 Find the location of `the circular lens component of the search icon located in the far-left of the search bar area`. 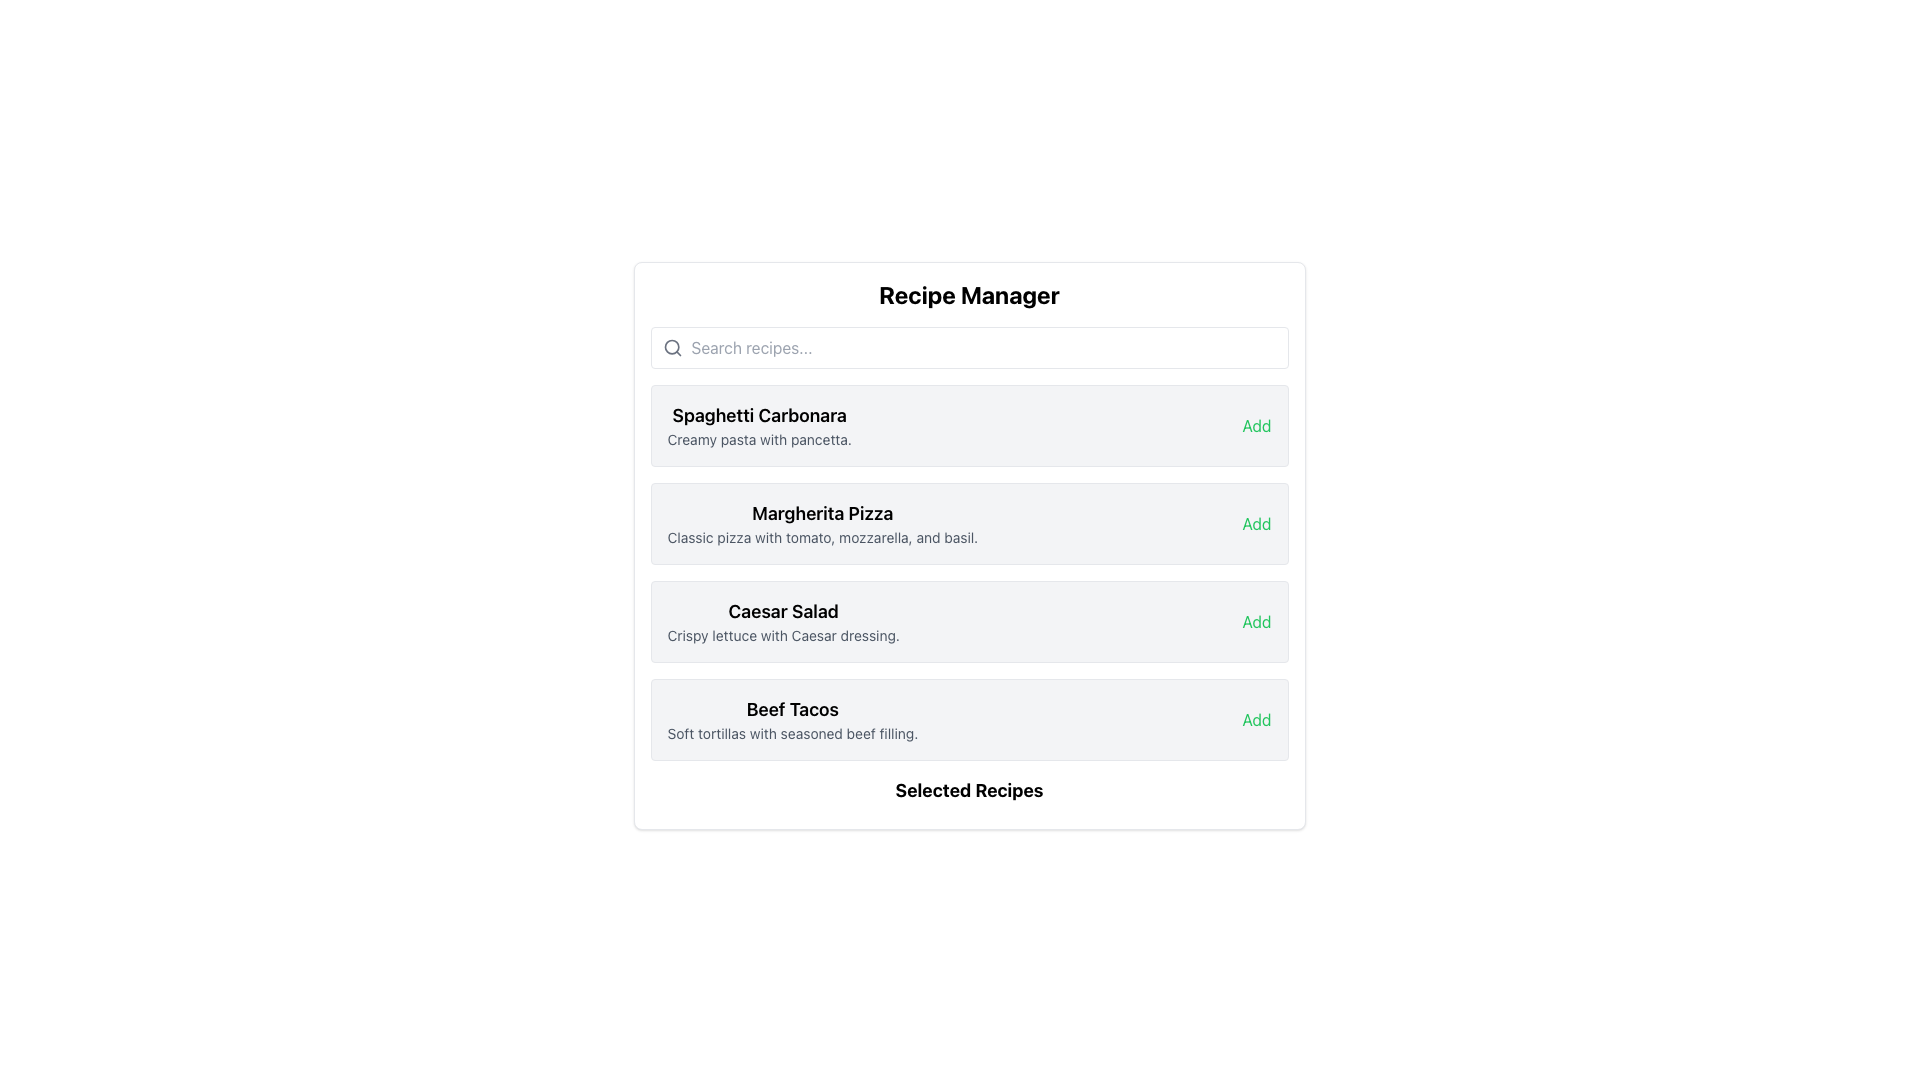

the circular lens component of the search icon located in the far-left of the search bar area is located at coordinates (671, 346).